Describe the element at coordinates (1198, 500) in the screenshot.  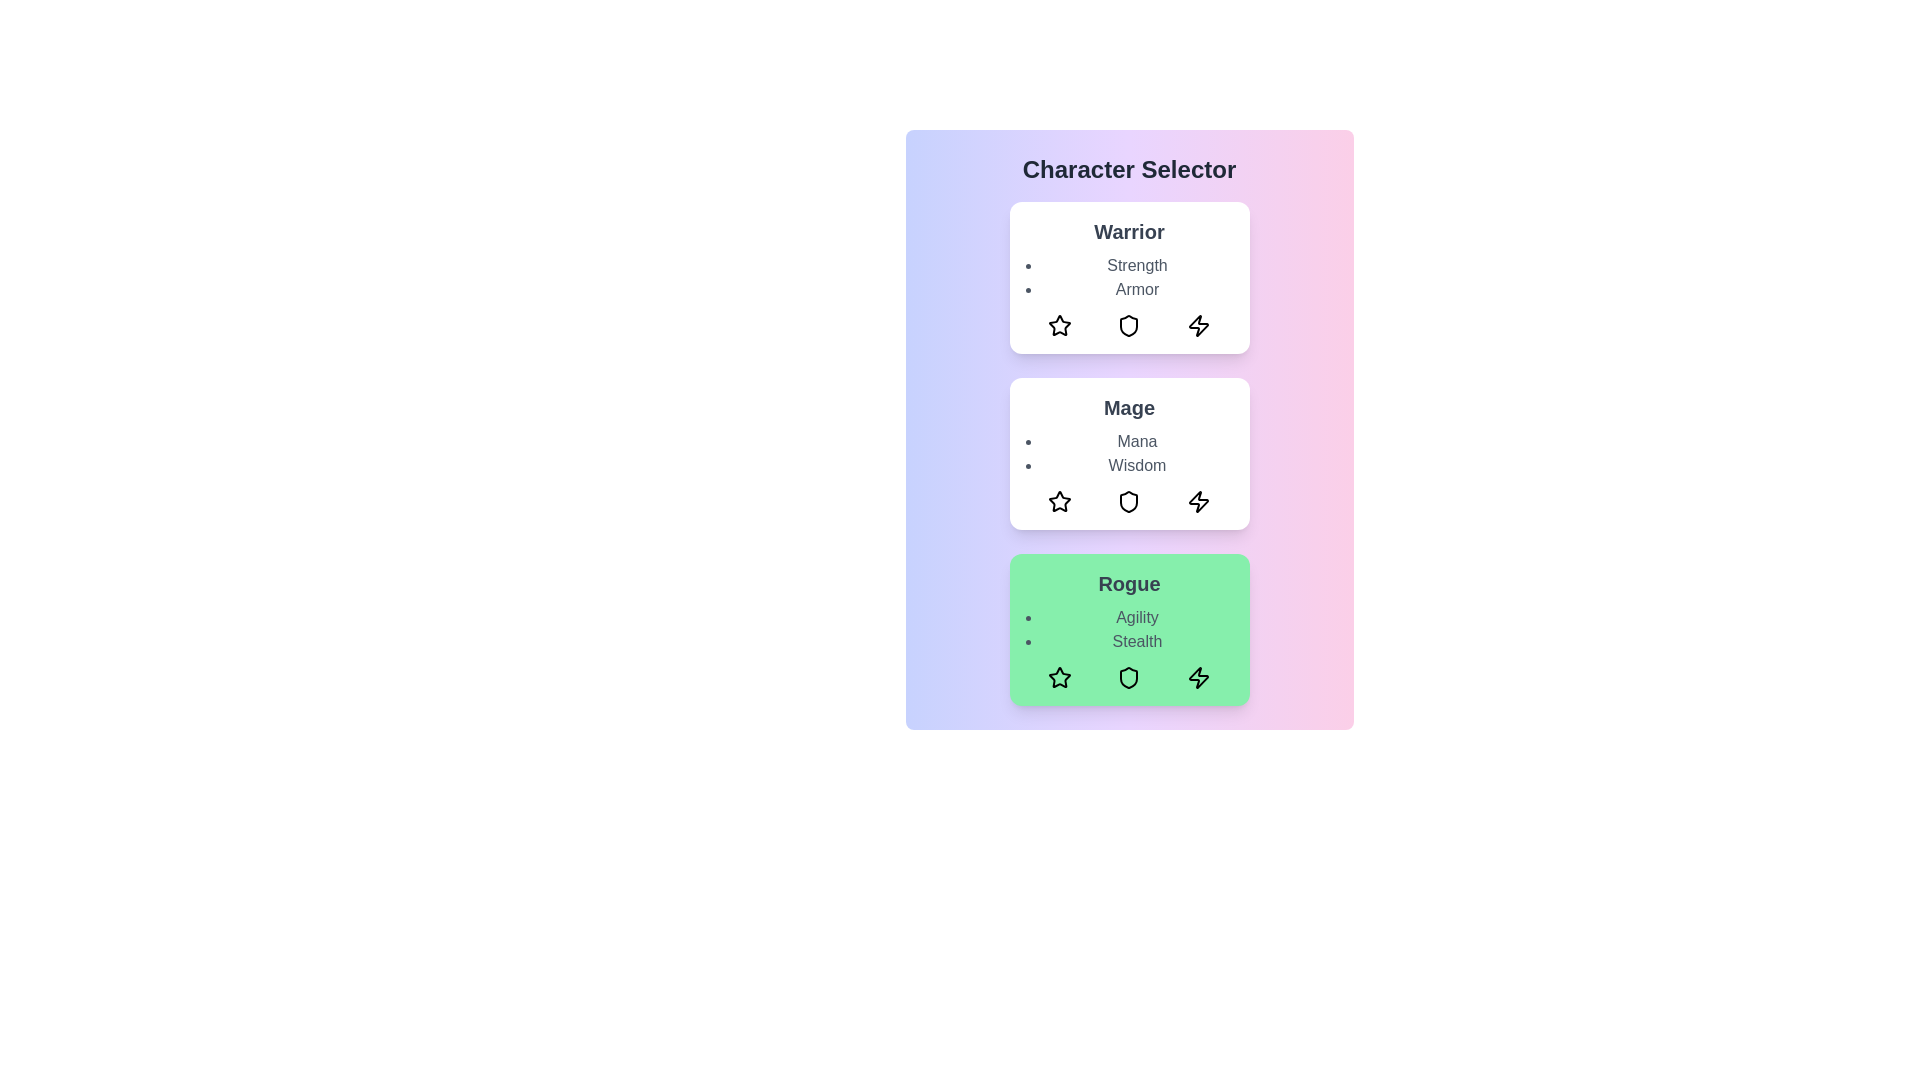
I see `the zap icon in the mage card` at that location.